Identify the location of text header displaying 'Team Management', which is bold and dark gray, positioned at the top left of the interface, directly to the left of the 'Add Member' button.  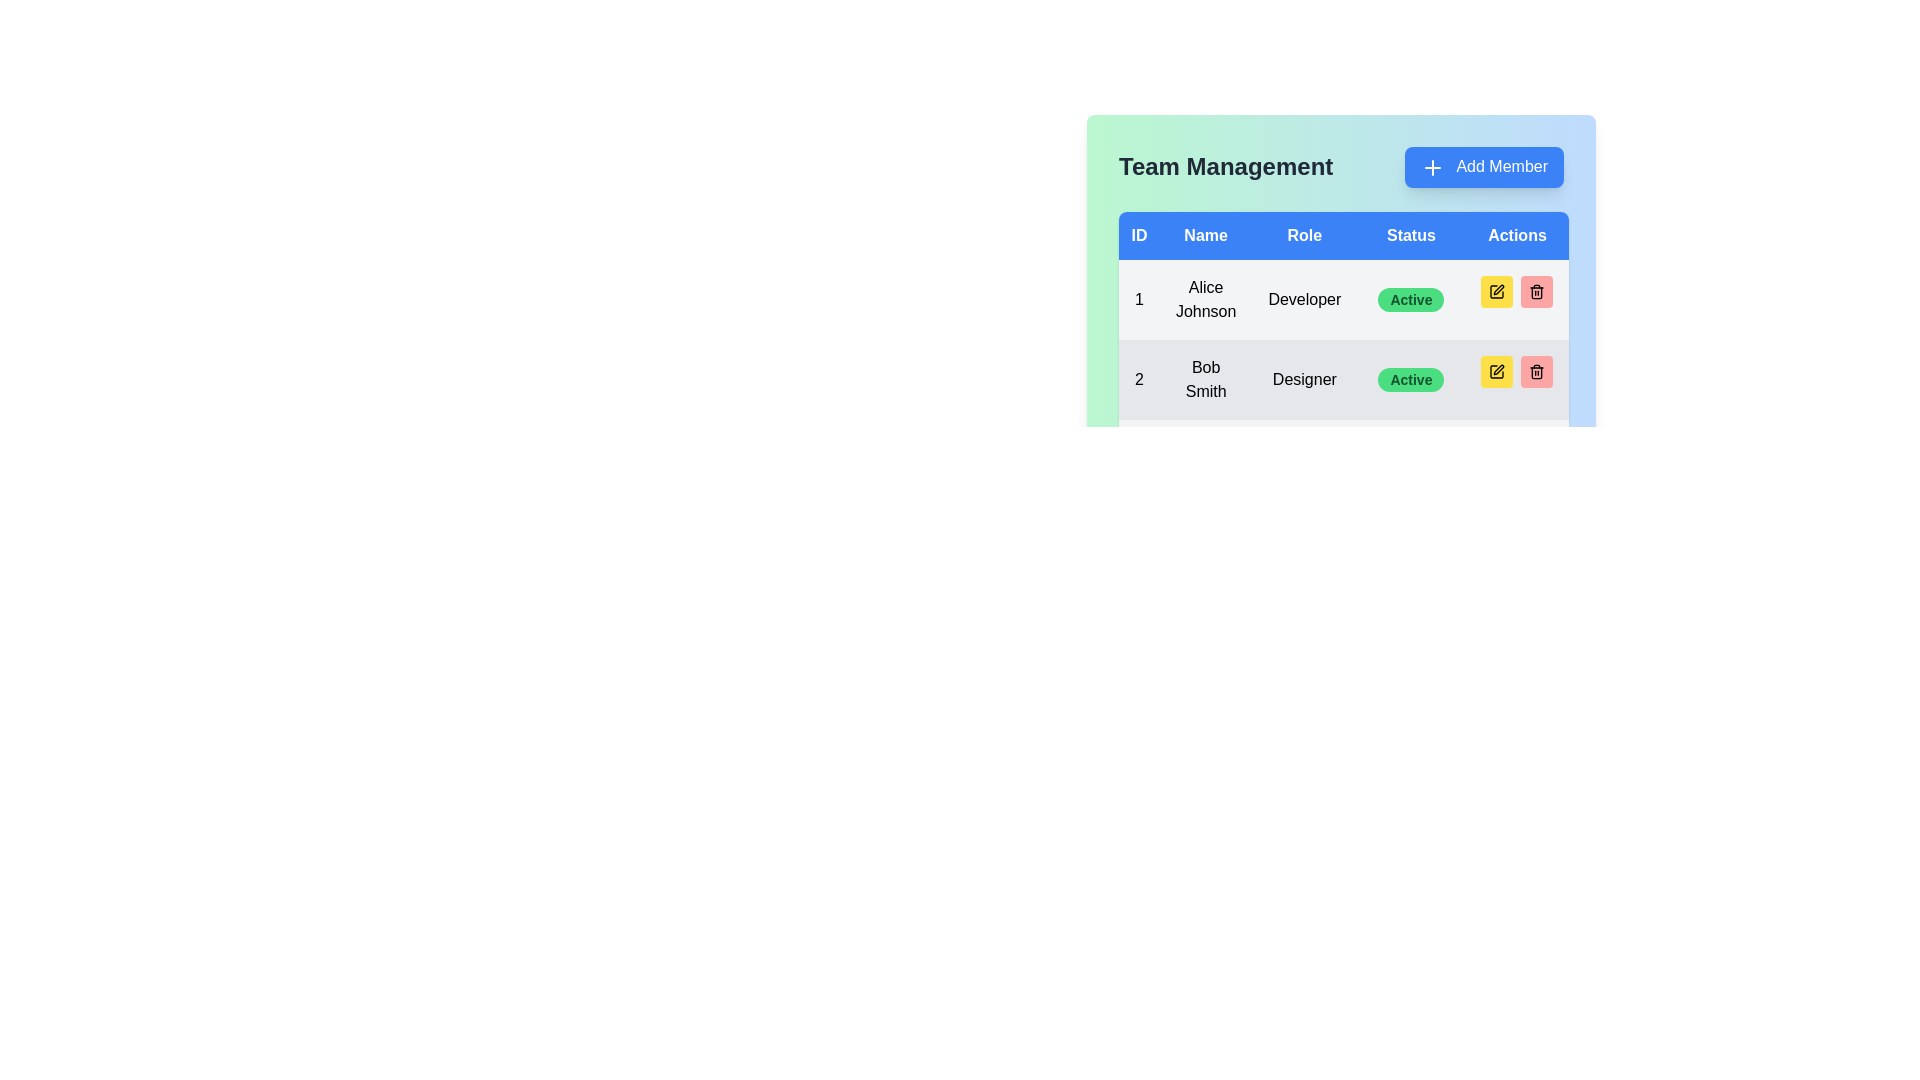
(1225, 166).